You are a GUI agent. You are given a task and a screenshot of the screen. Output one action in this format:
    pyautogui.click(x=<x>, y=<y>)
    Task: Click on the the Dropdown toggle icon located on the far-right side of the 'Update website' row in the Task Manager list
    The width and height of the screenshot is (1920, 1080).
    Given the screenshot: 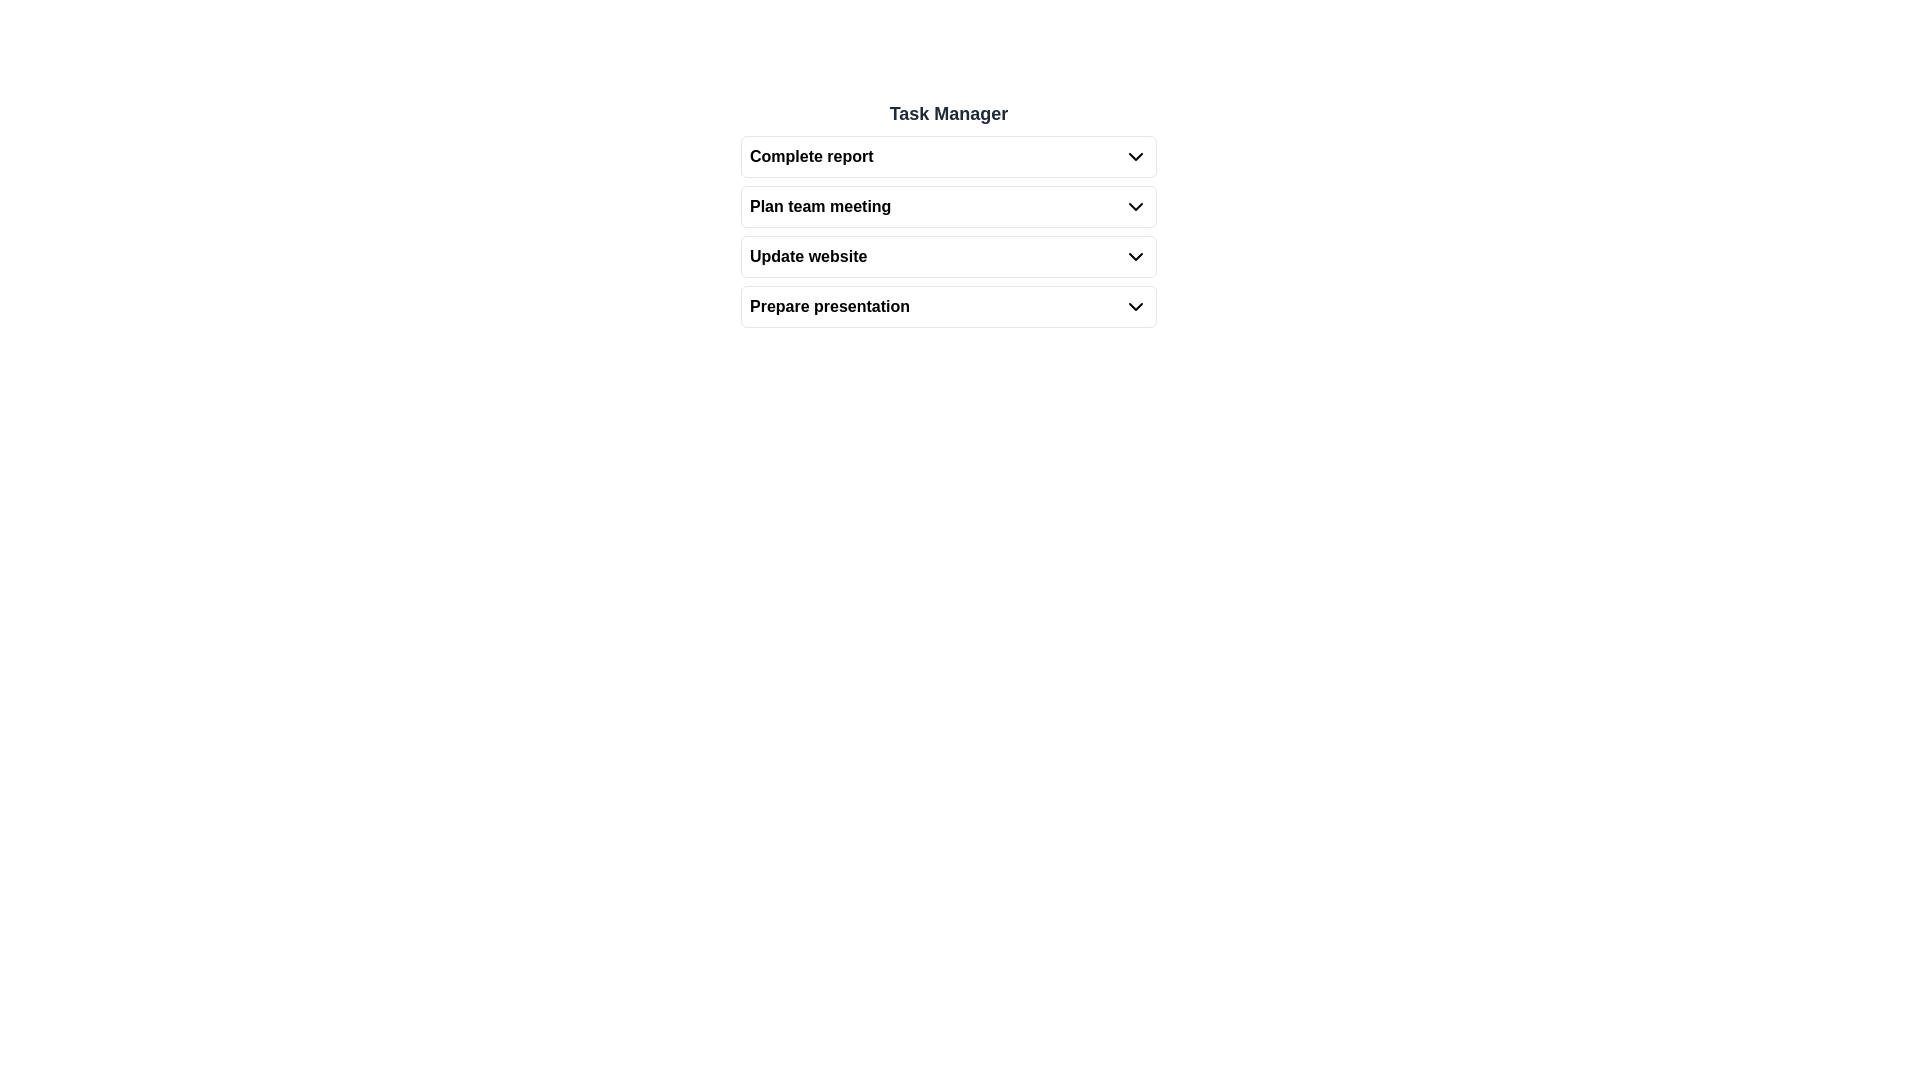 What is the action you would take?
    pyautogui.click(x=1136, y=256)
    